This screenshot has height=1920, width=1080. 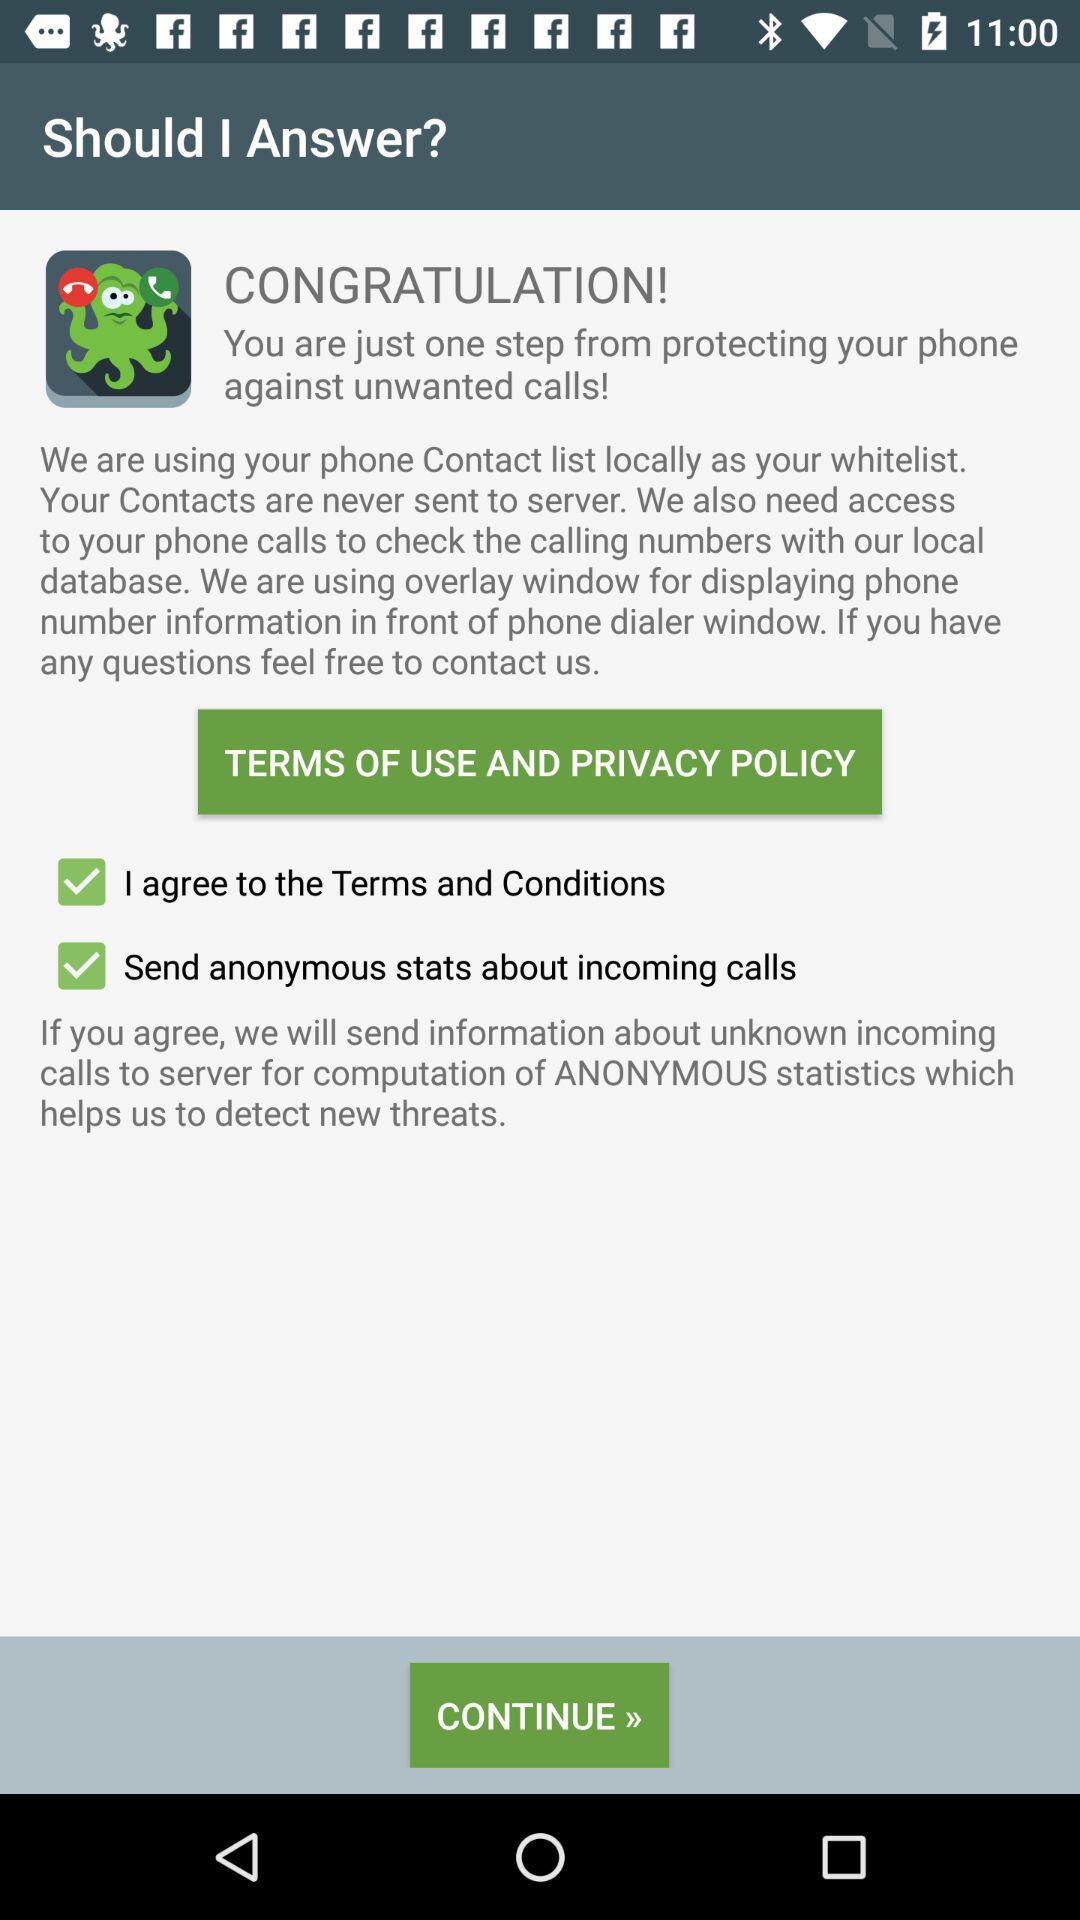 I want to click on item below the if you agree item, so click(x=538, y=1714).